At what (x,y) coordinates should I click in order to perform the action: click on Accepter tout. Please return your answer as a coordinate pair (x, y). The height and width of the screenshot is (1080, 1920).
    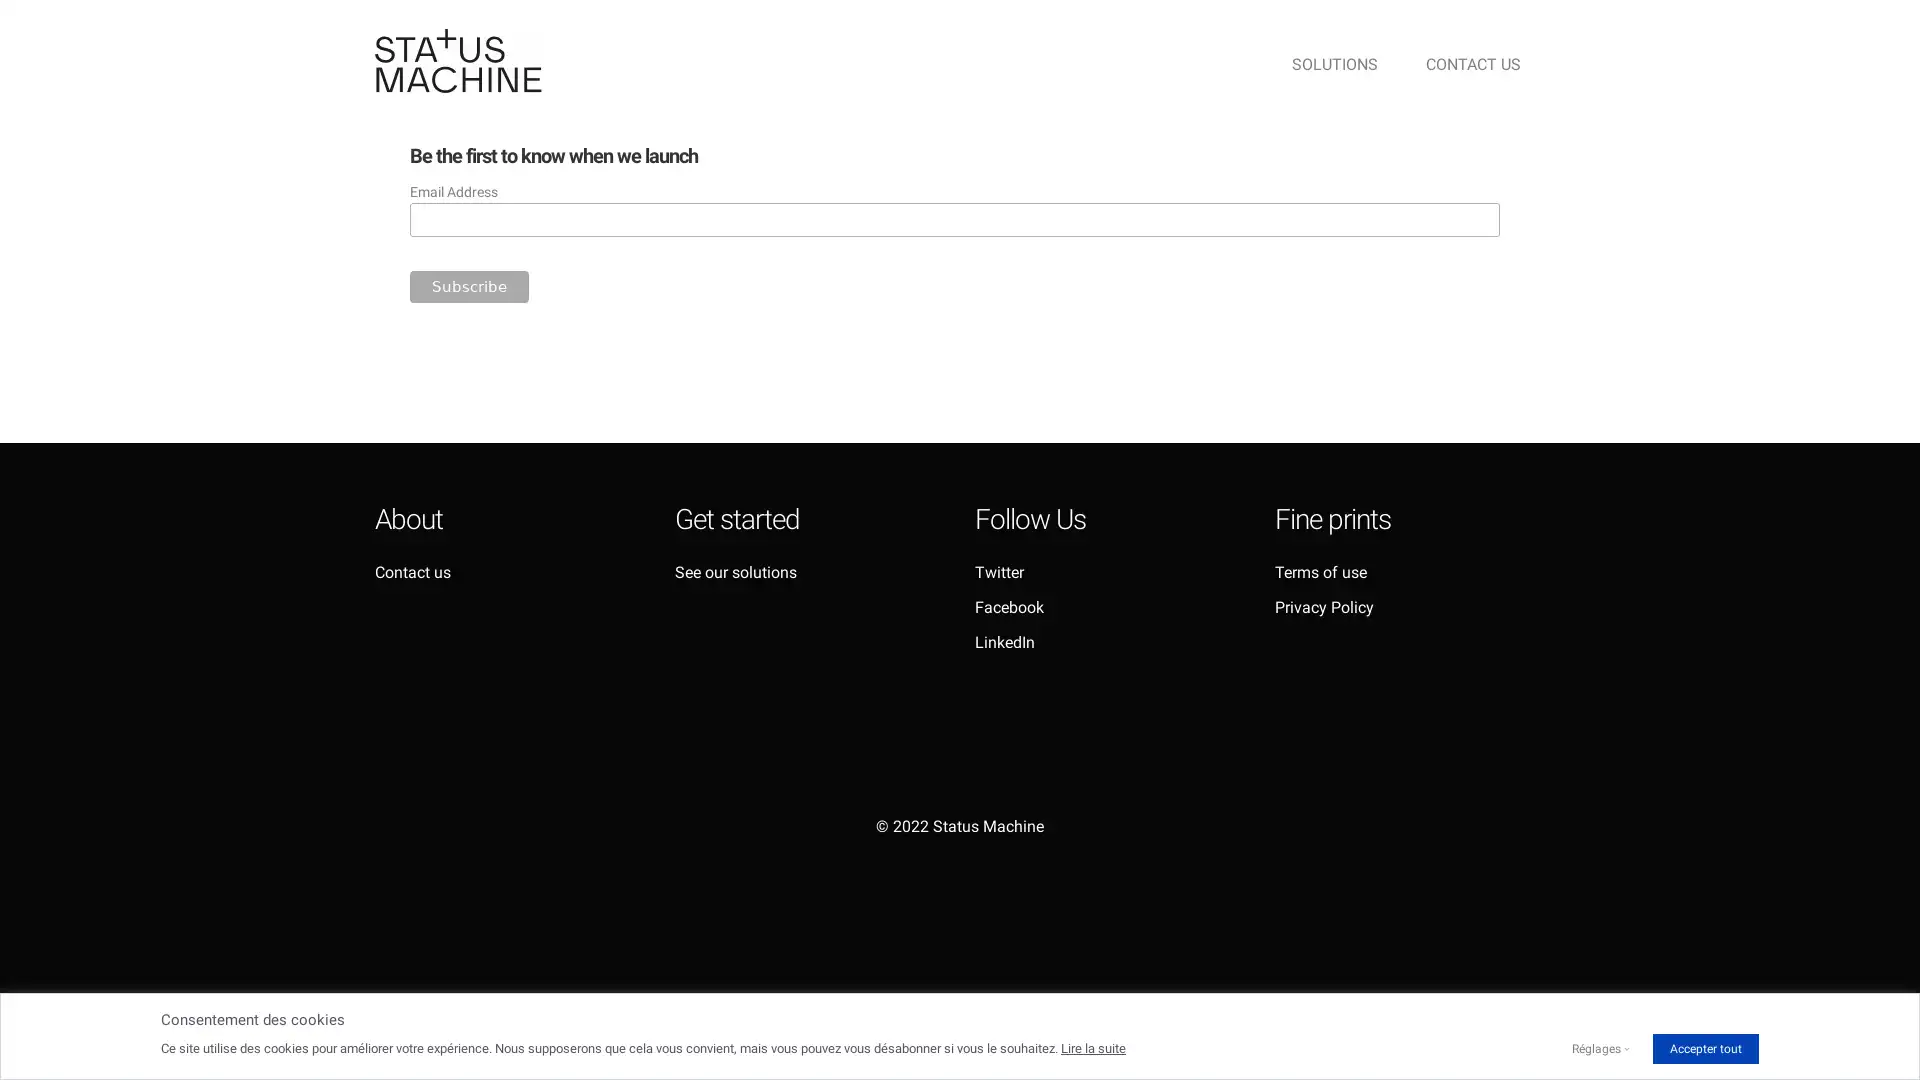
    Looking at the image, I should click on (1704, 1048).